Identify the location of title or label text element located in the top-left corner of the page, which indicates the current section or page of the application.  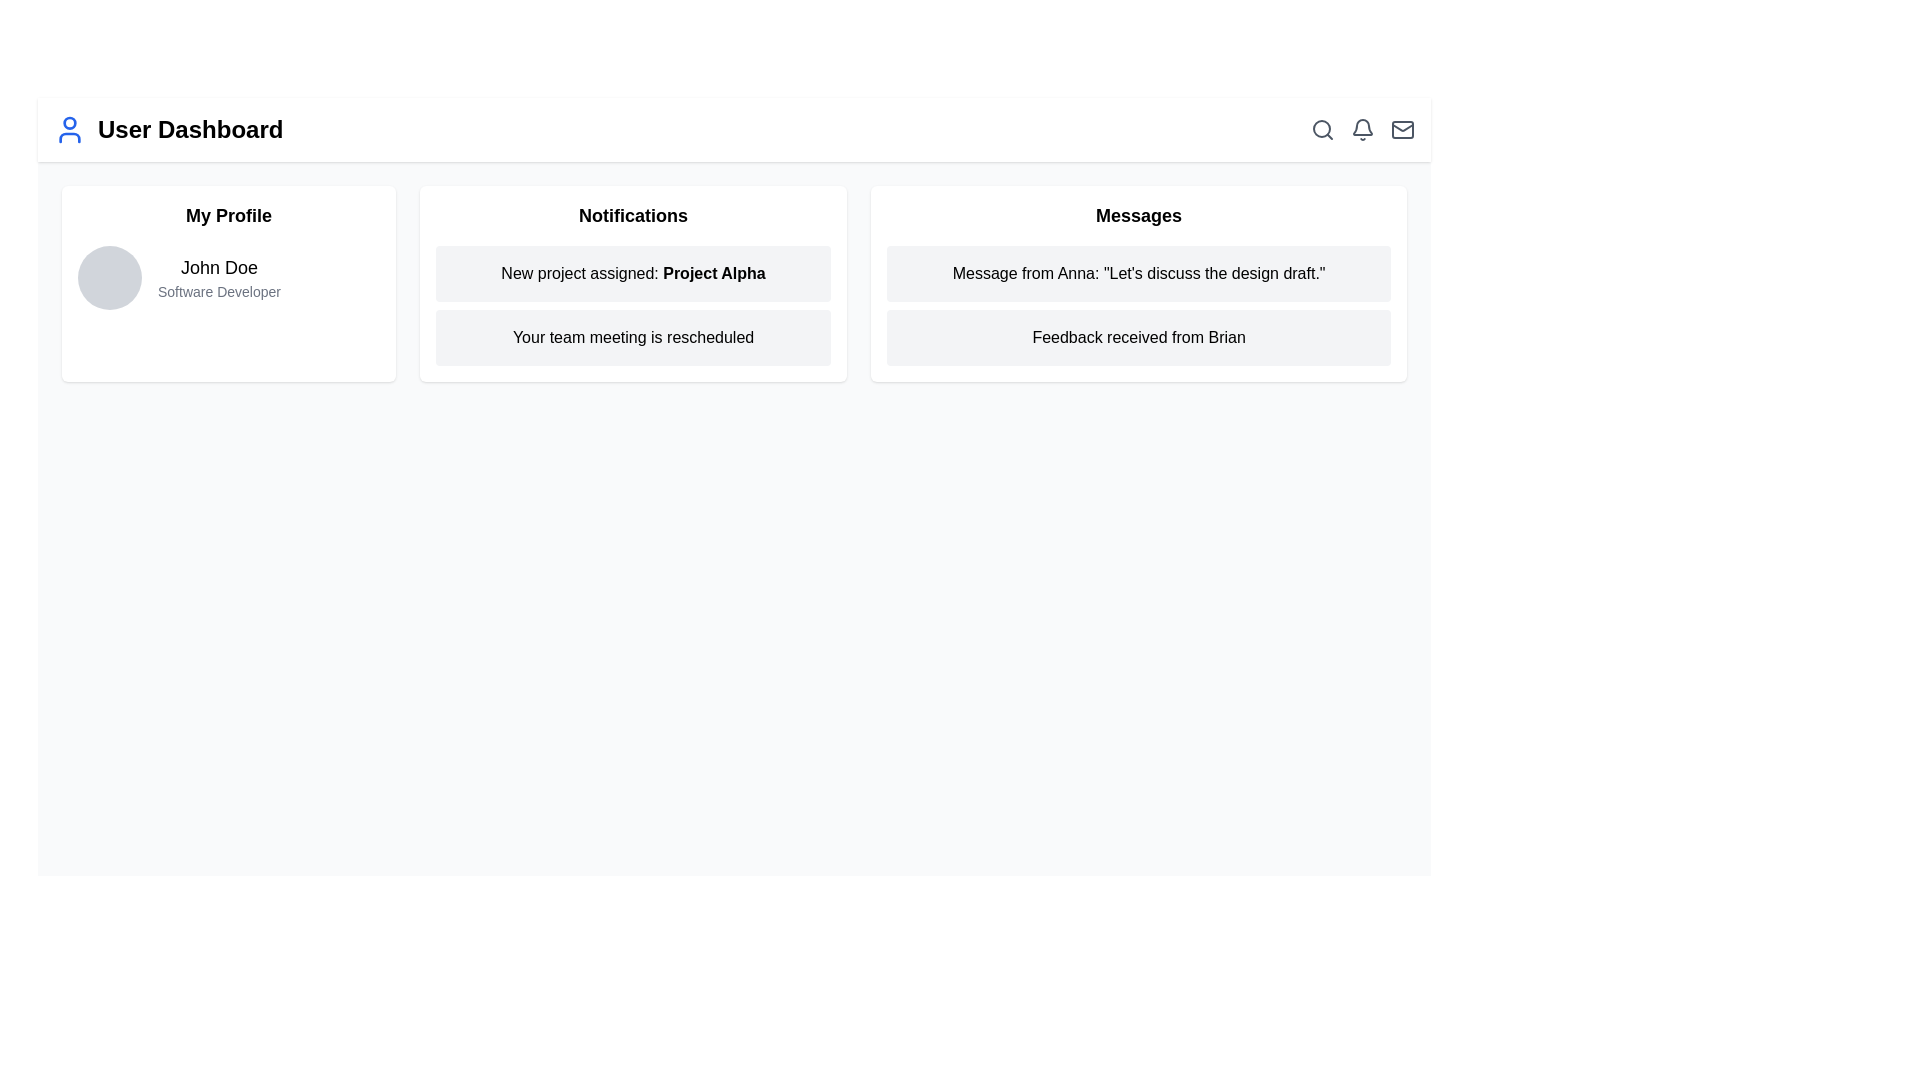
(168, 130).